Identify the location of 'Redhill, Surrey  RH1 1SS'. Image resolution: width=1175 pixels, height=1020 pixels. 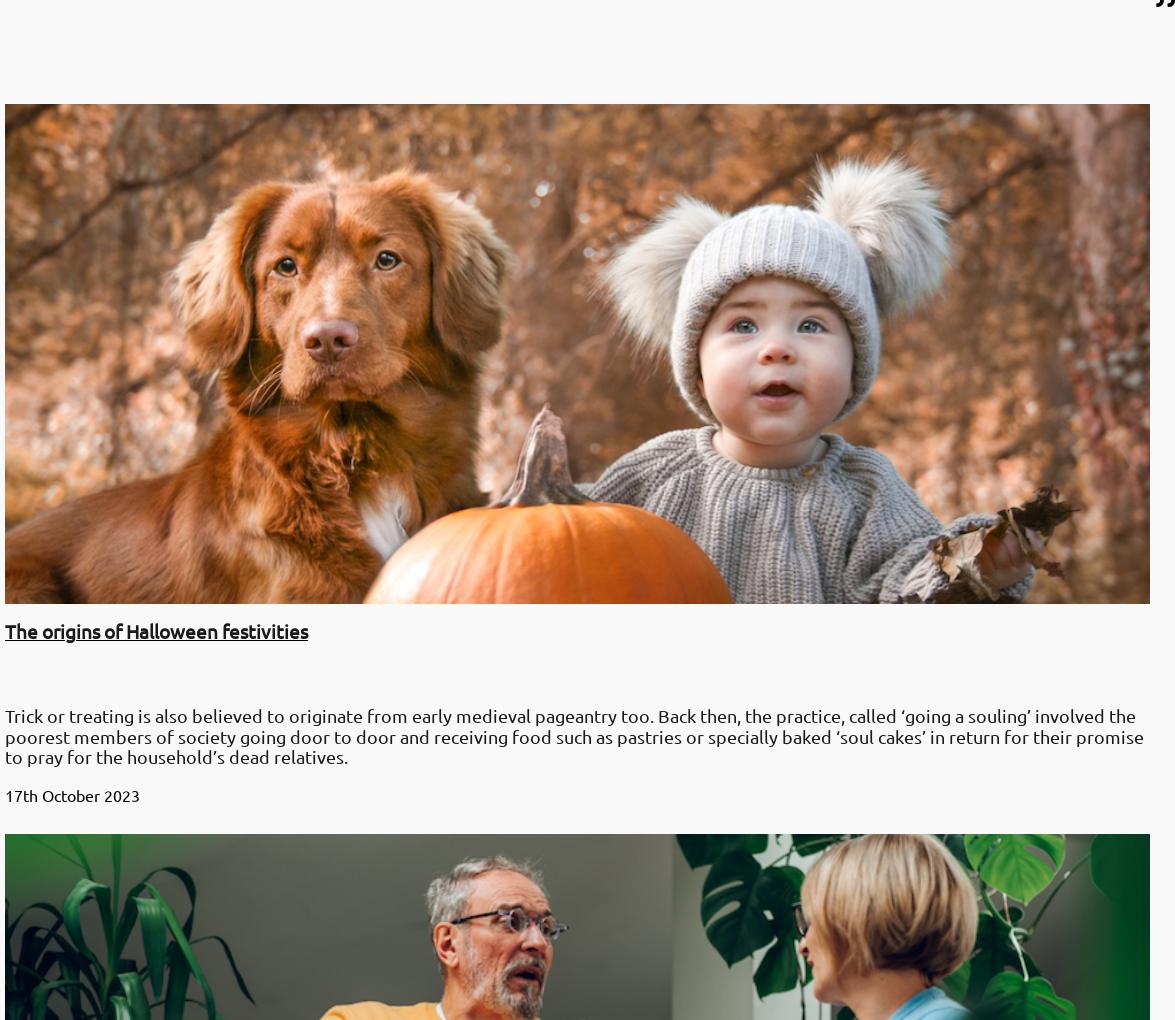
(15, 841).